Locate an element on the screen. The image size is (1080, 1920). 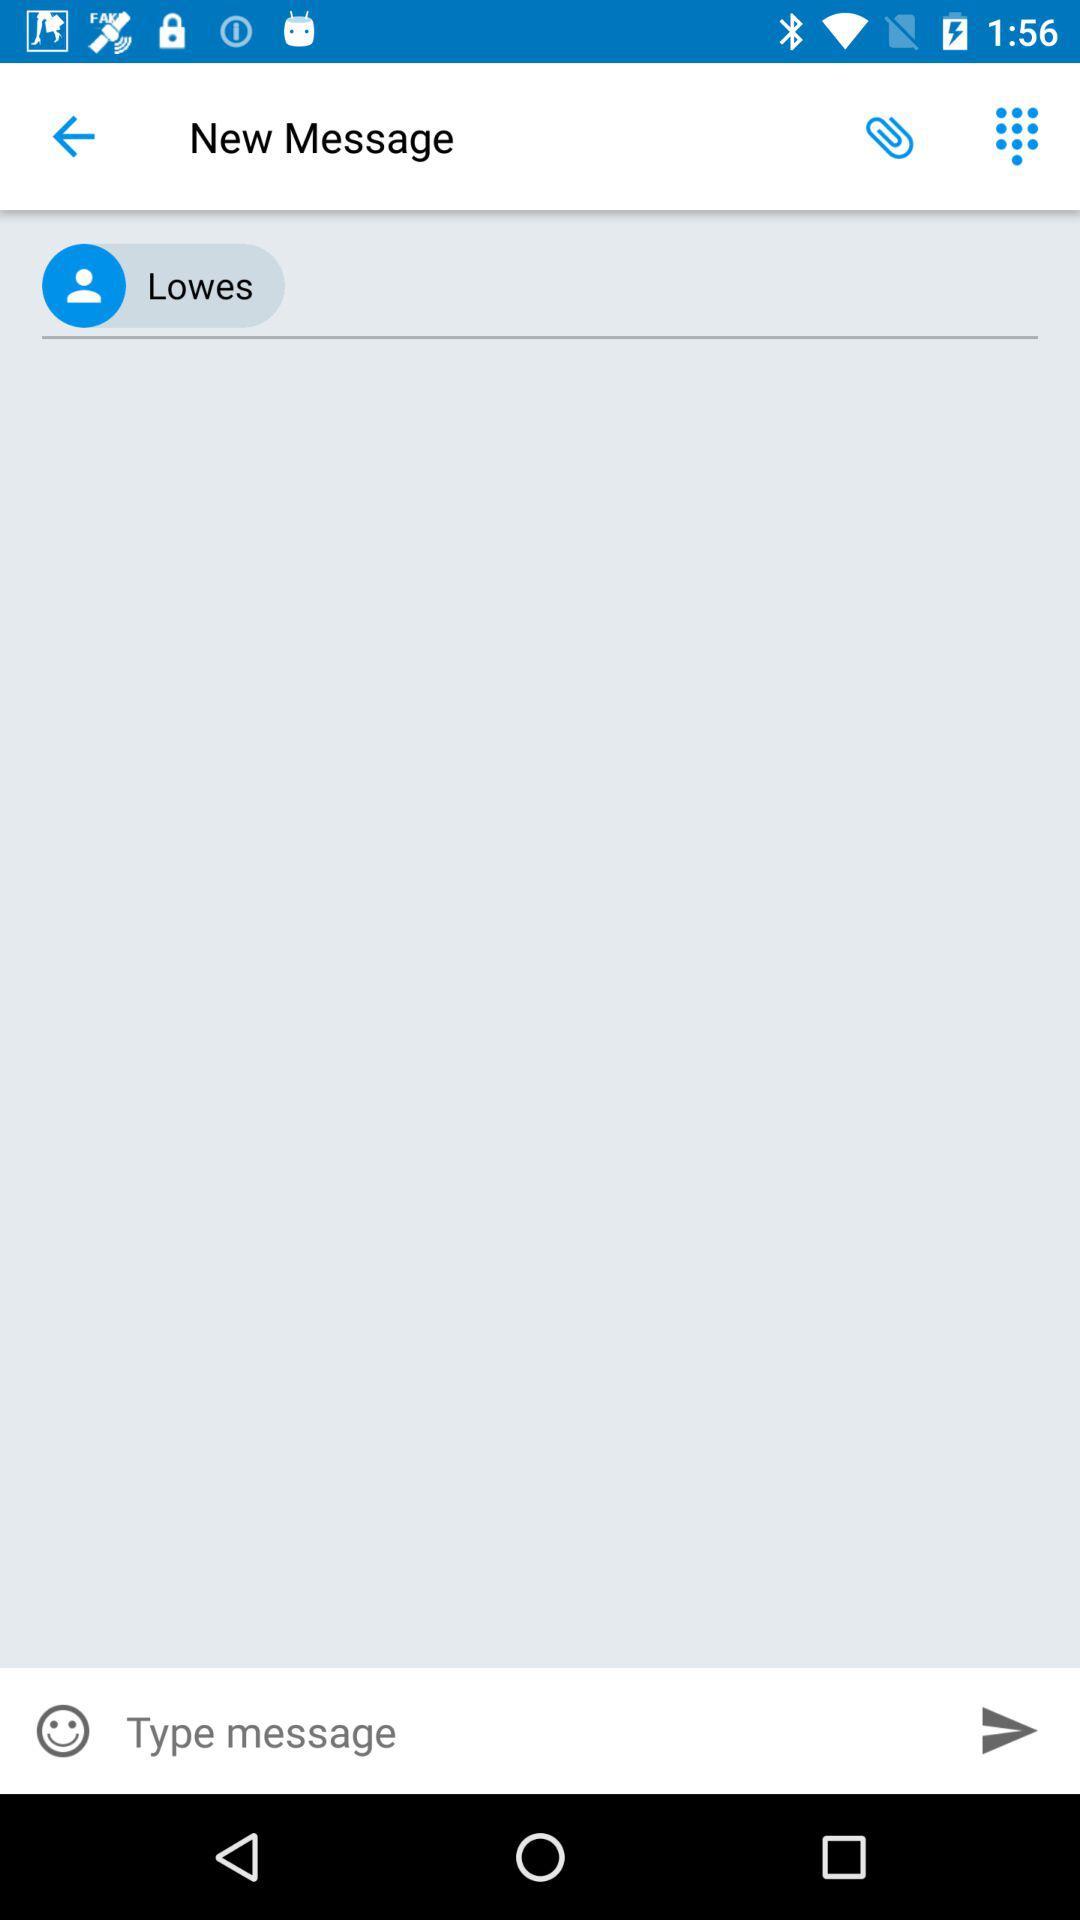
the item to the right of new message item is located at coordinates (890, 135).